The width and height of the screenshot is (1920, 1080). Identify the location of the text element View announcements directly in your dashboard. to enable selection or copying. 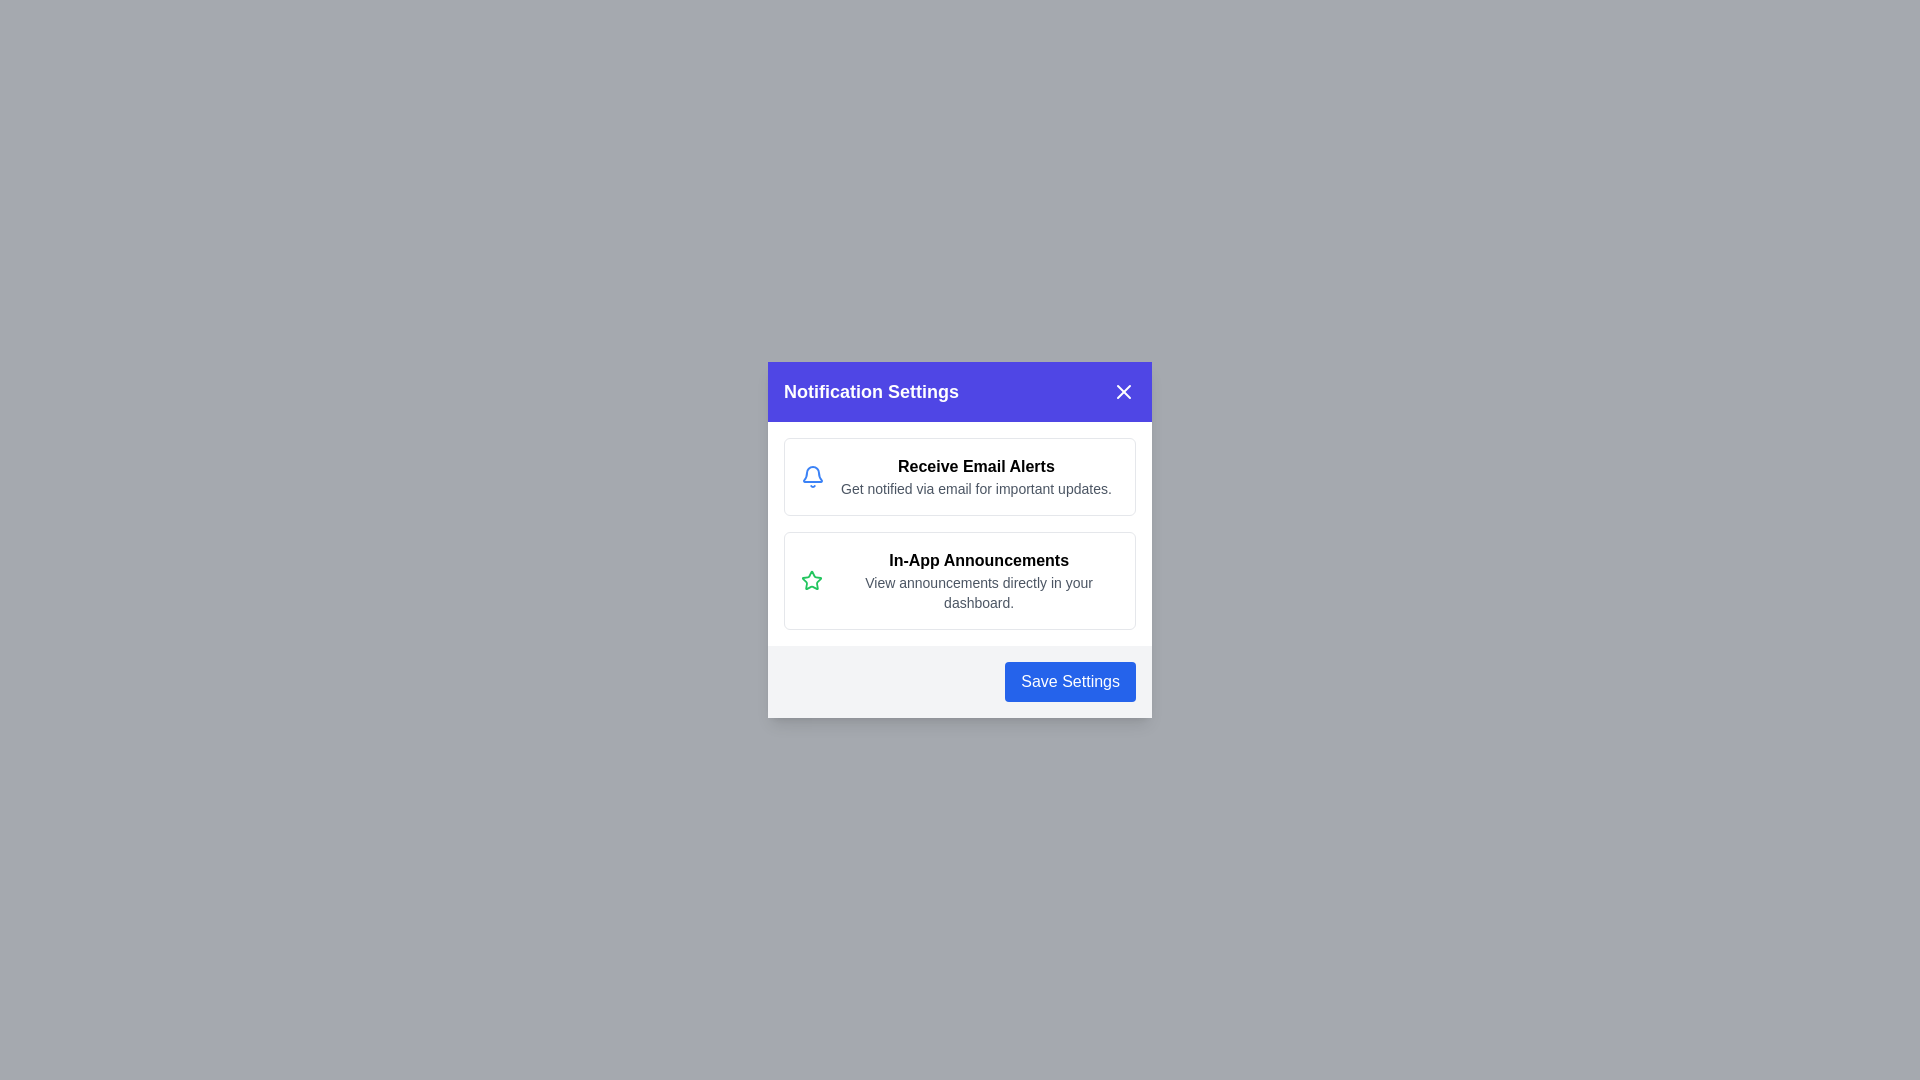
(979, 592).